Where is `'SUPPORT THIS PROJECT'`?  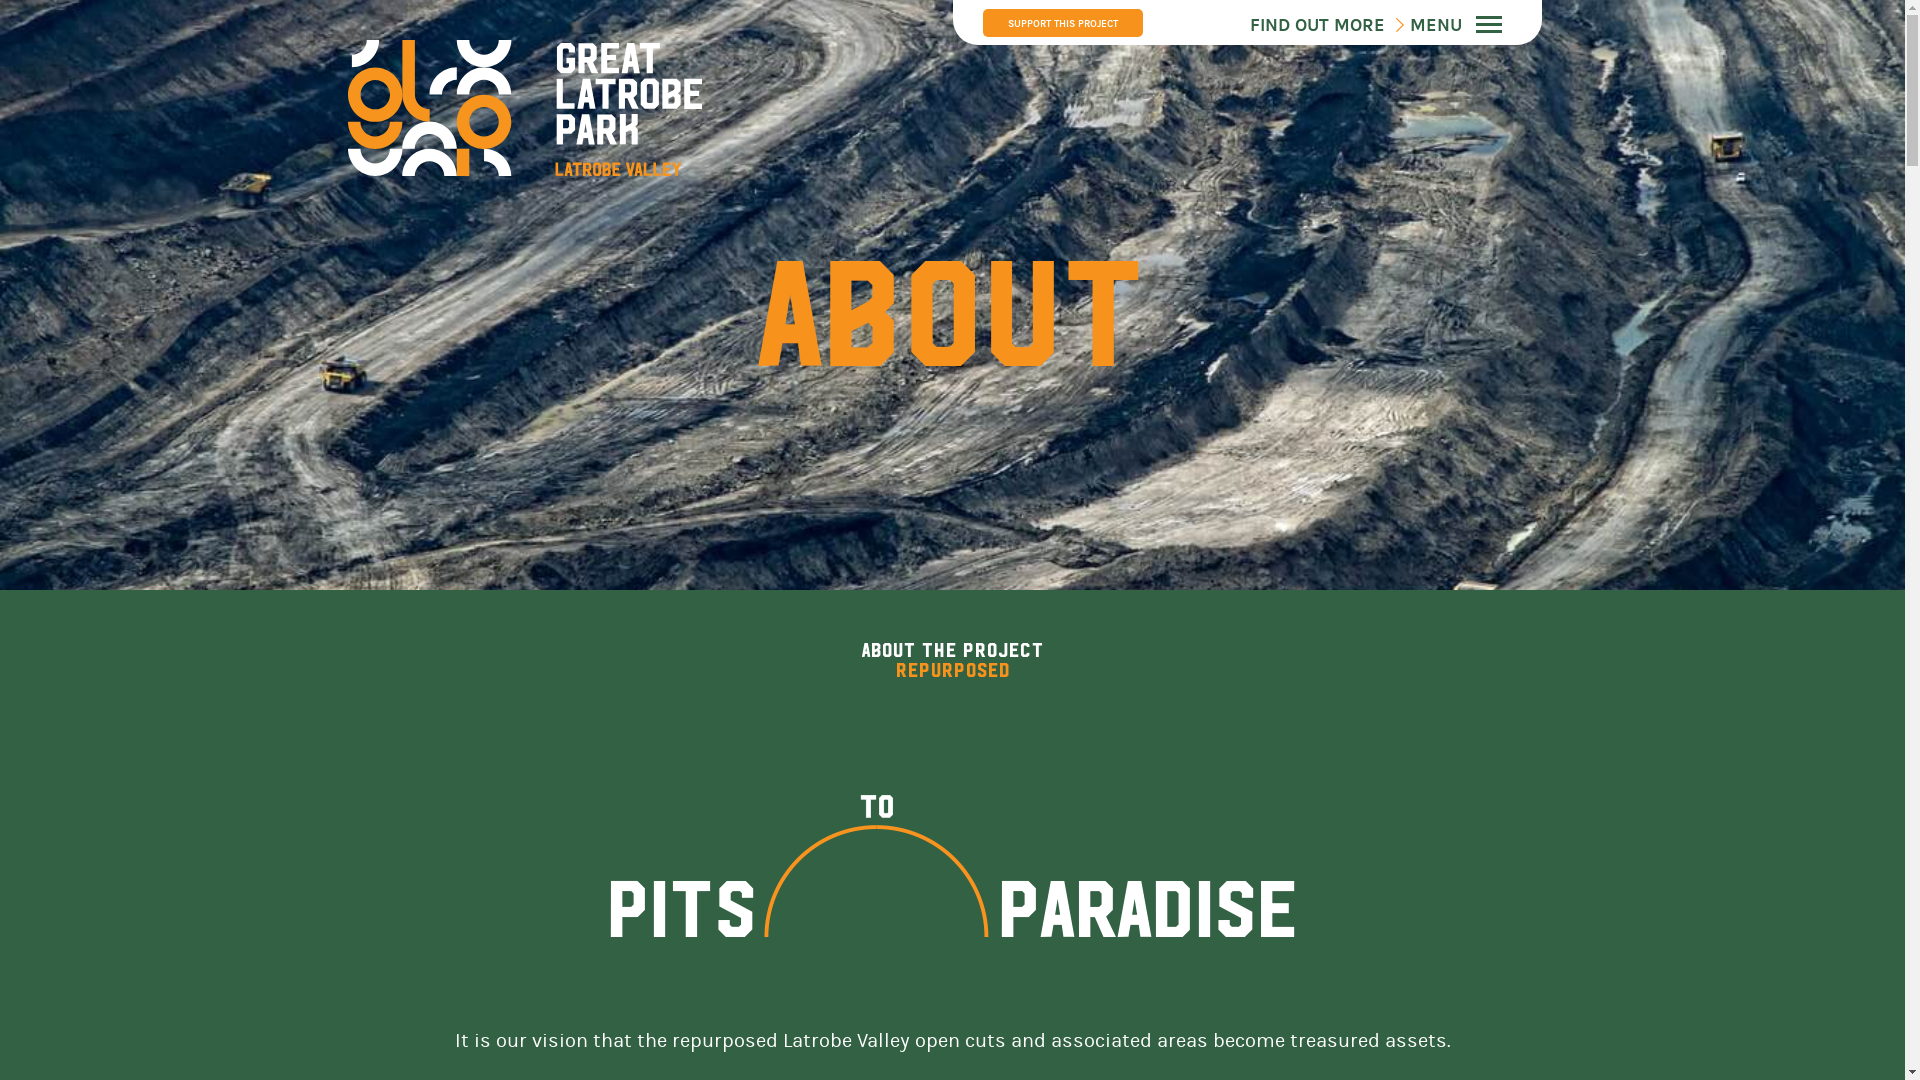
'SUPPORT THIS PROJECT' is located at coordinates (982, 23).